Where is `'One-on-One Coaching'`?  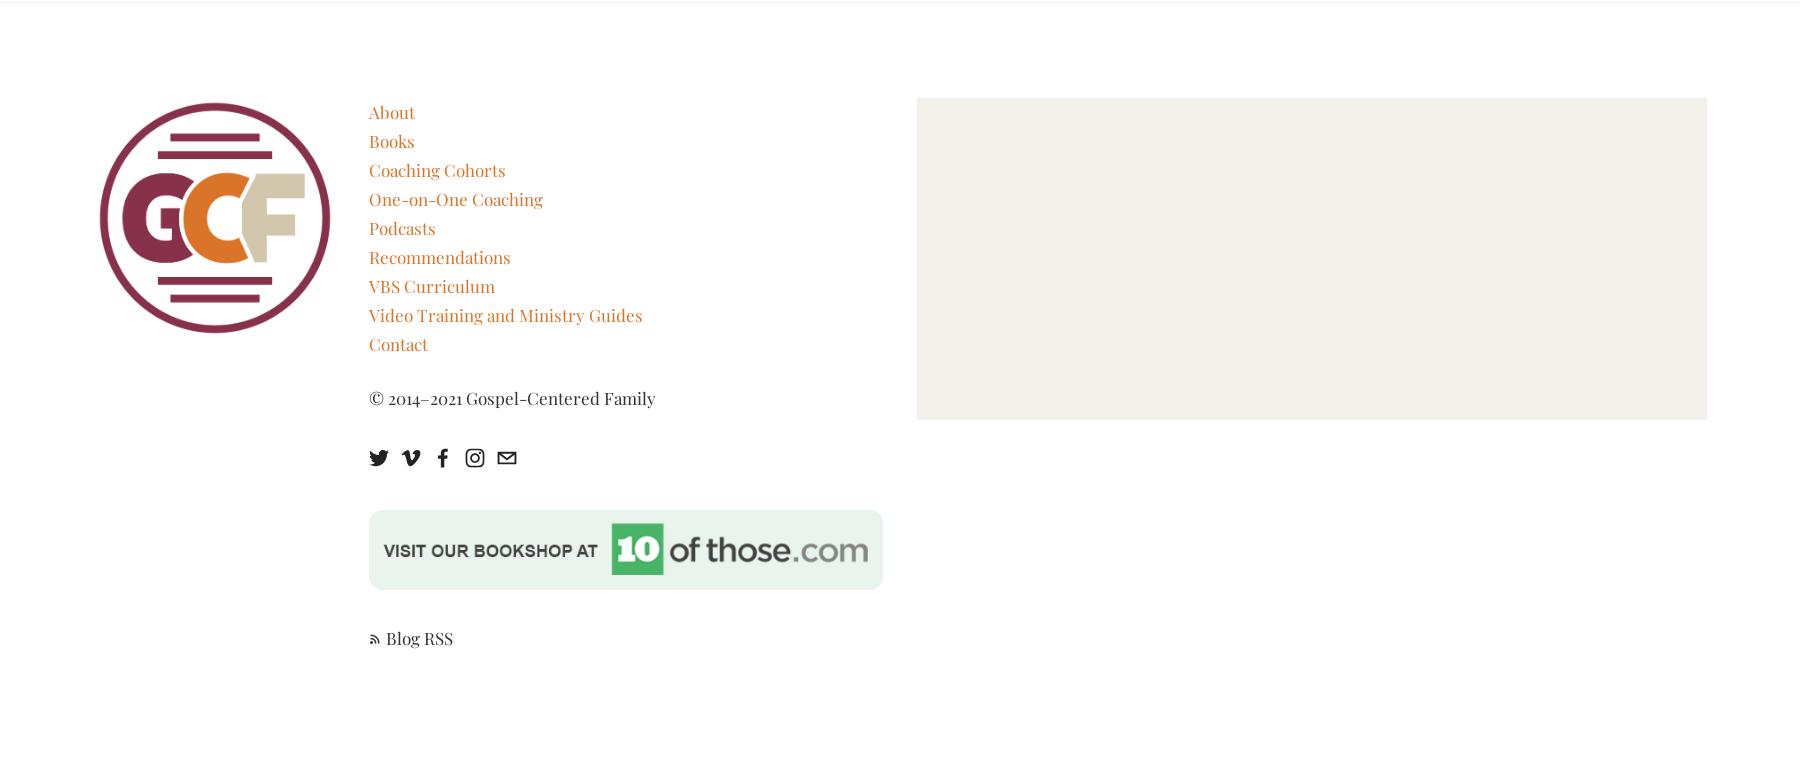 'One-on-One Coaching' is located at coordinates (454, 197).